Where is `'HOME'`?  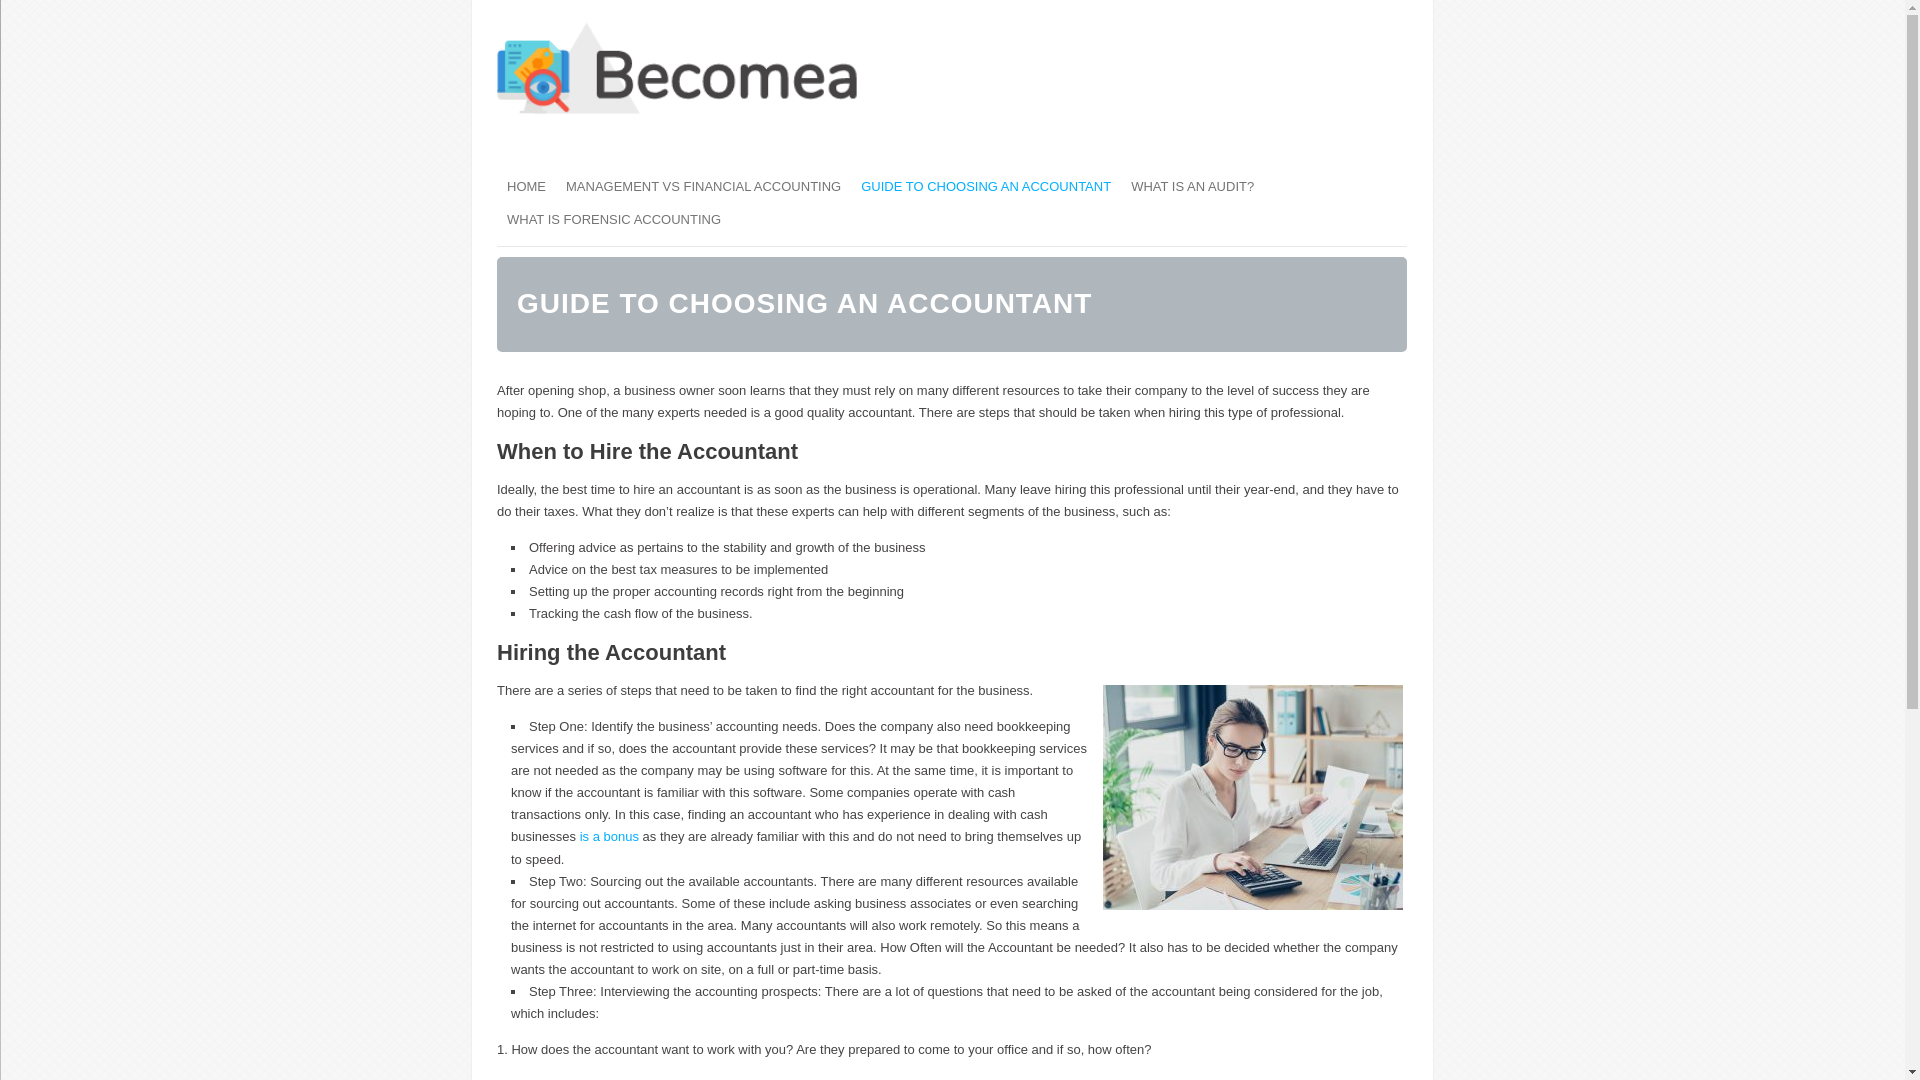 'HOME' is located at coordinates (526, 186).